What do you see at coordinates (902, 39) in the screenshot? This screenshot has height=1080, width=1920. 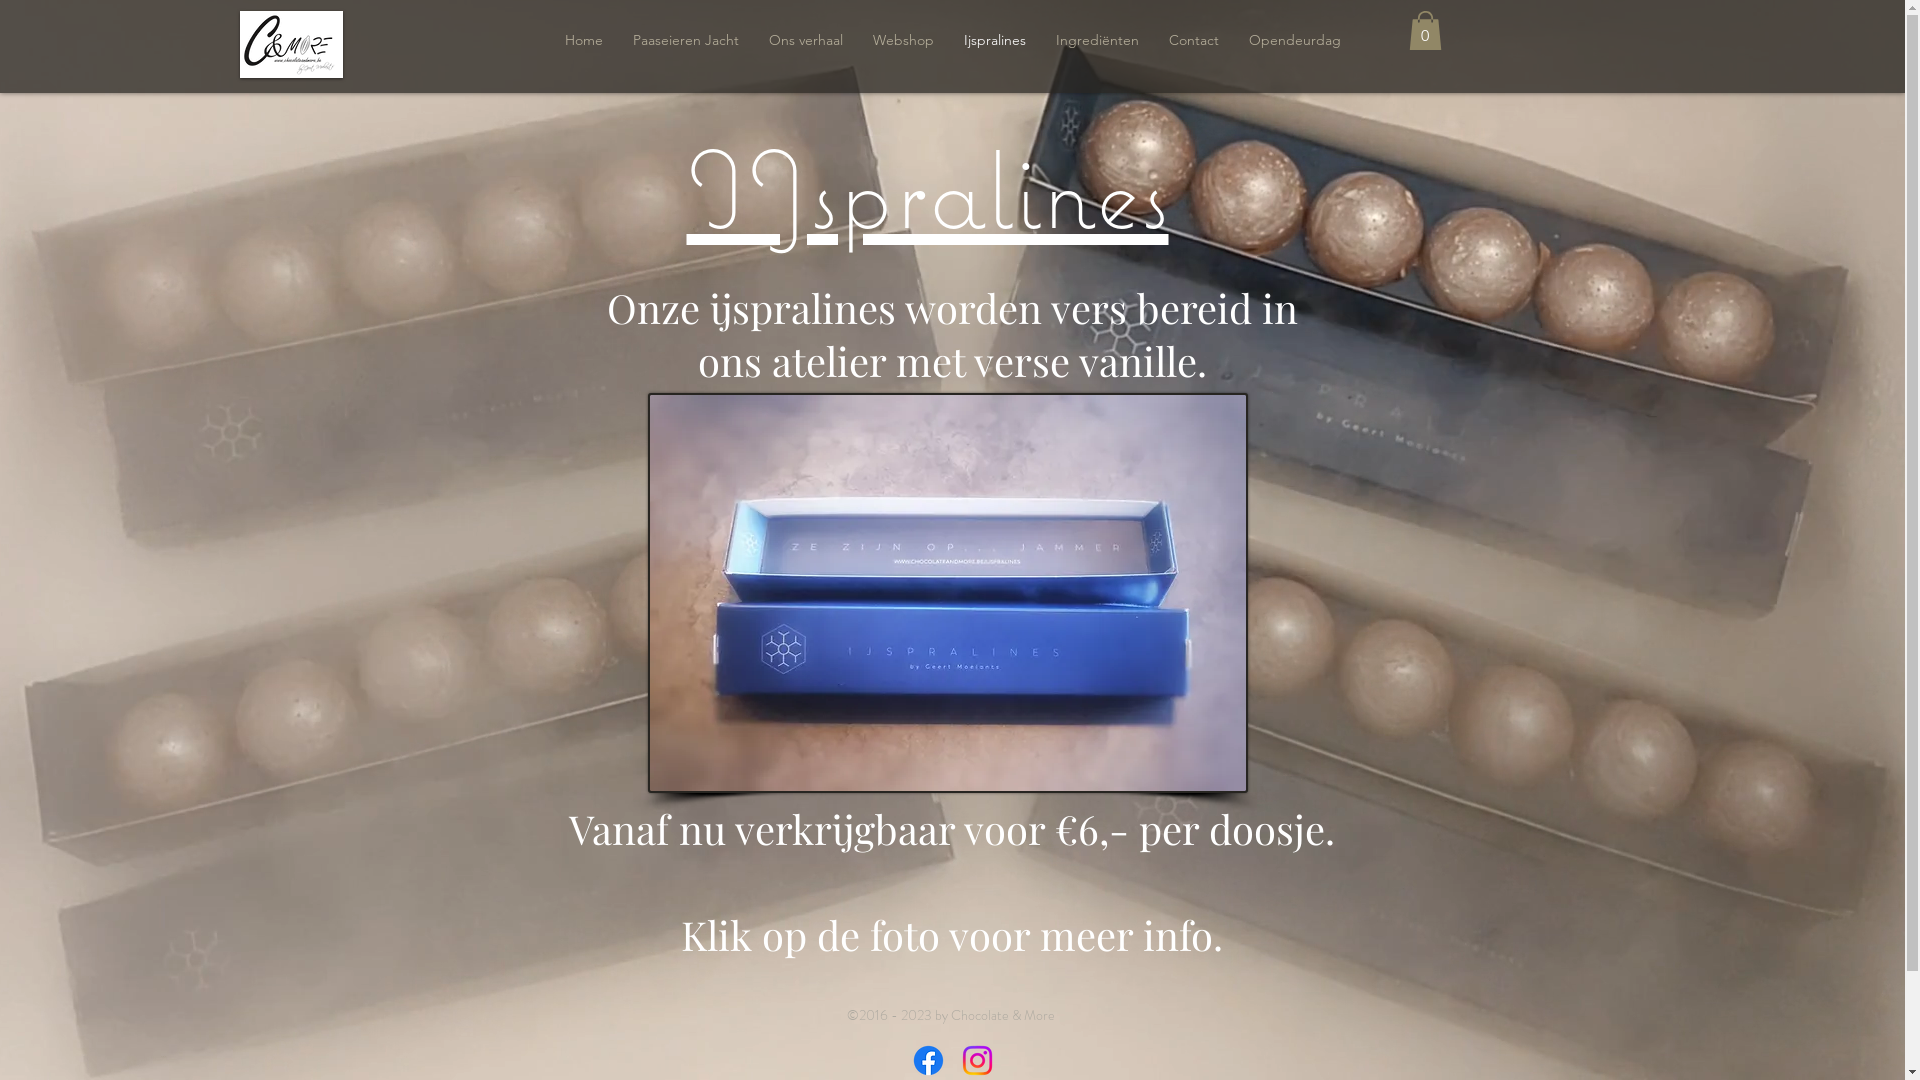 I see `'Webshop'` at bounding box center [902, 39].